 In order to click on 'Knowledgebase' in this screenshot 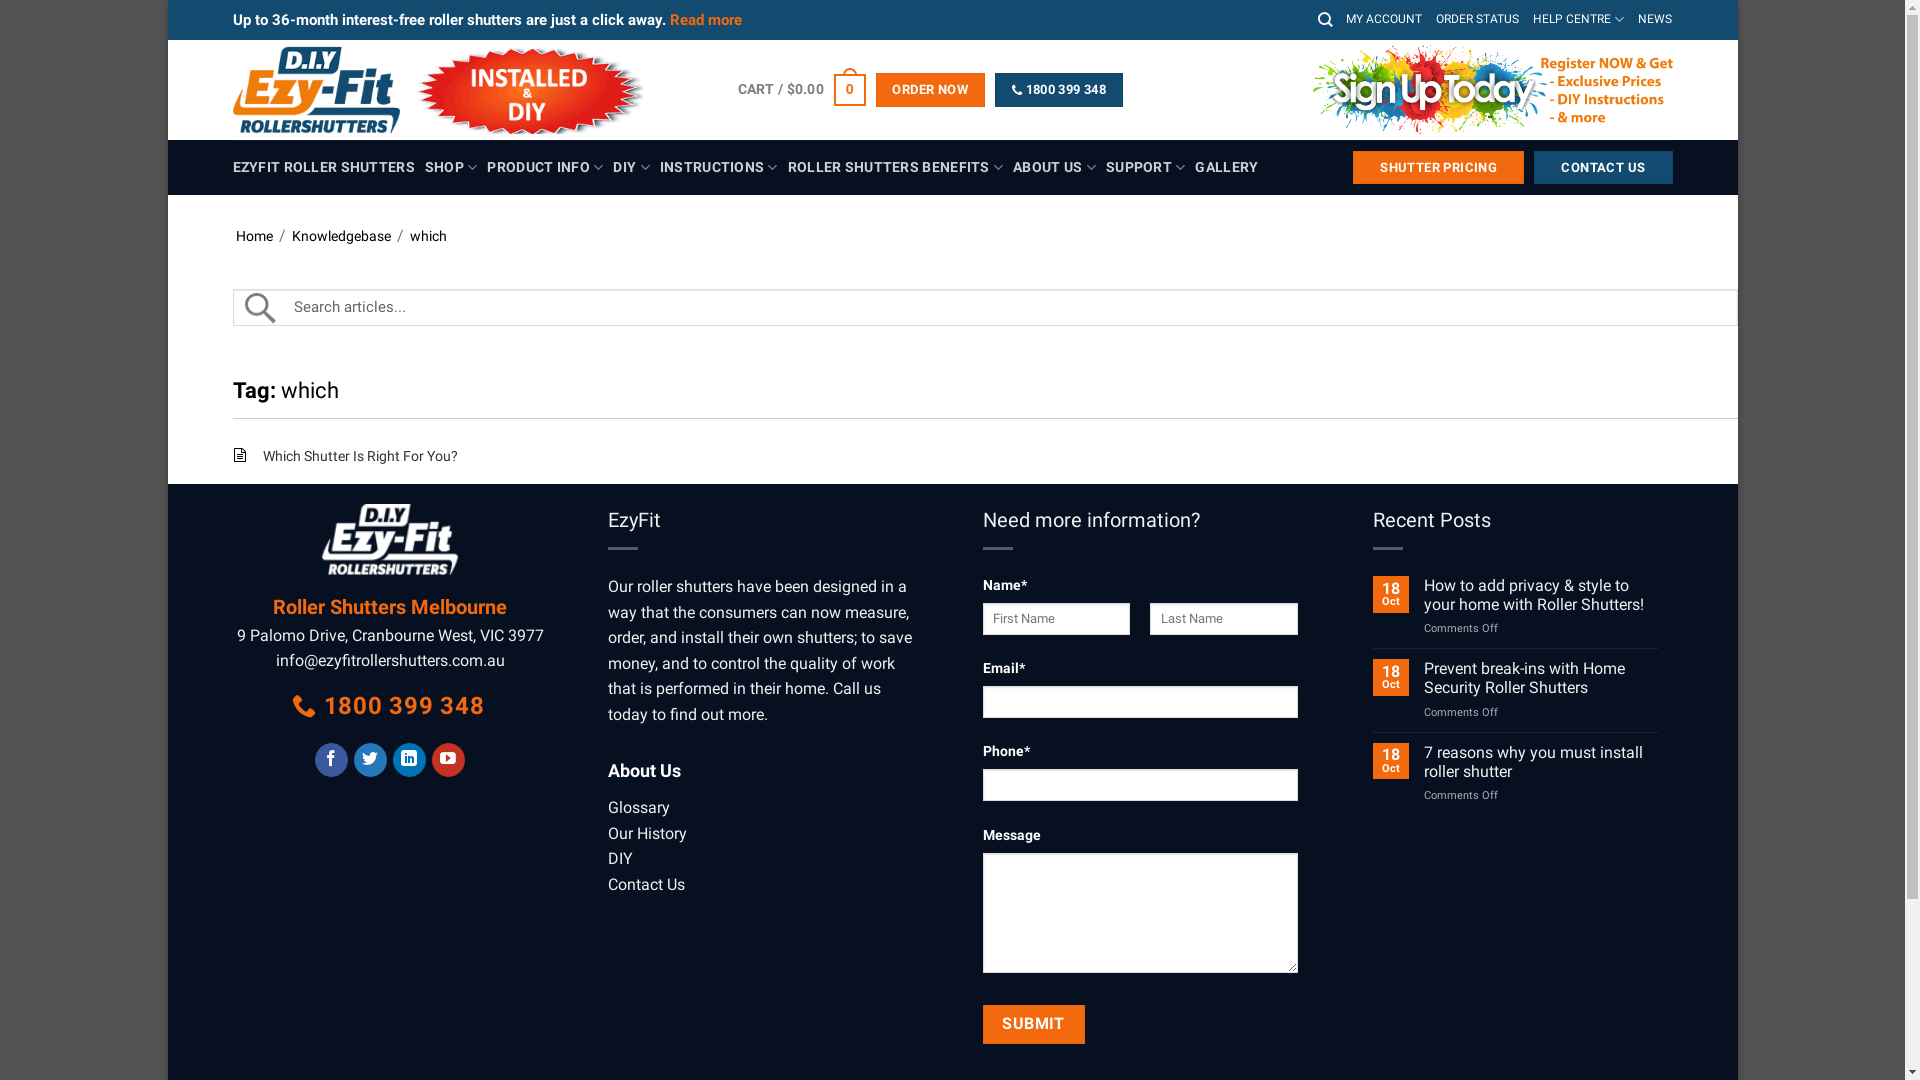, I will do `click(341, 234)`.